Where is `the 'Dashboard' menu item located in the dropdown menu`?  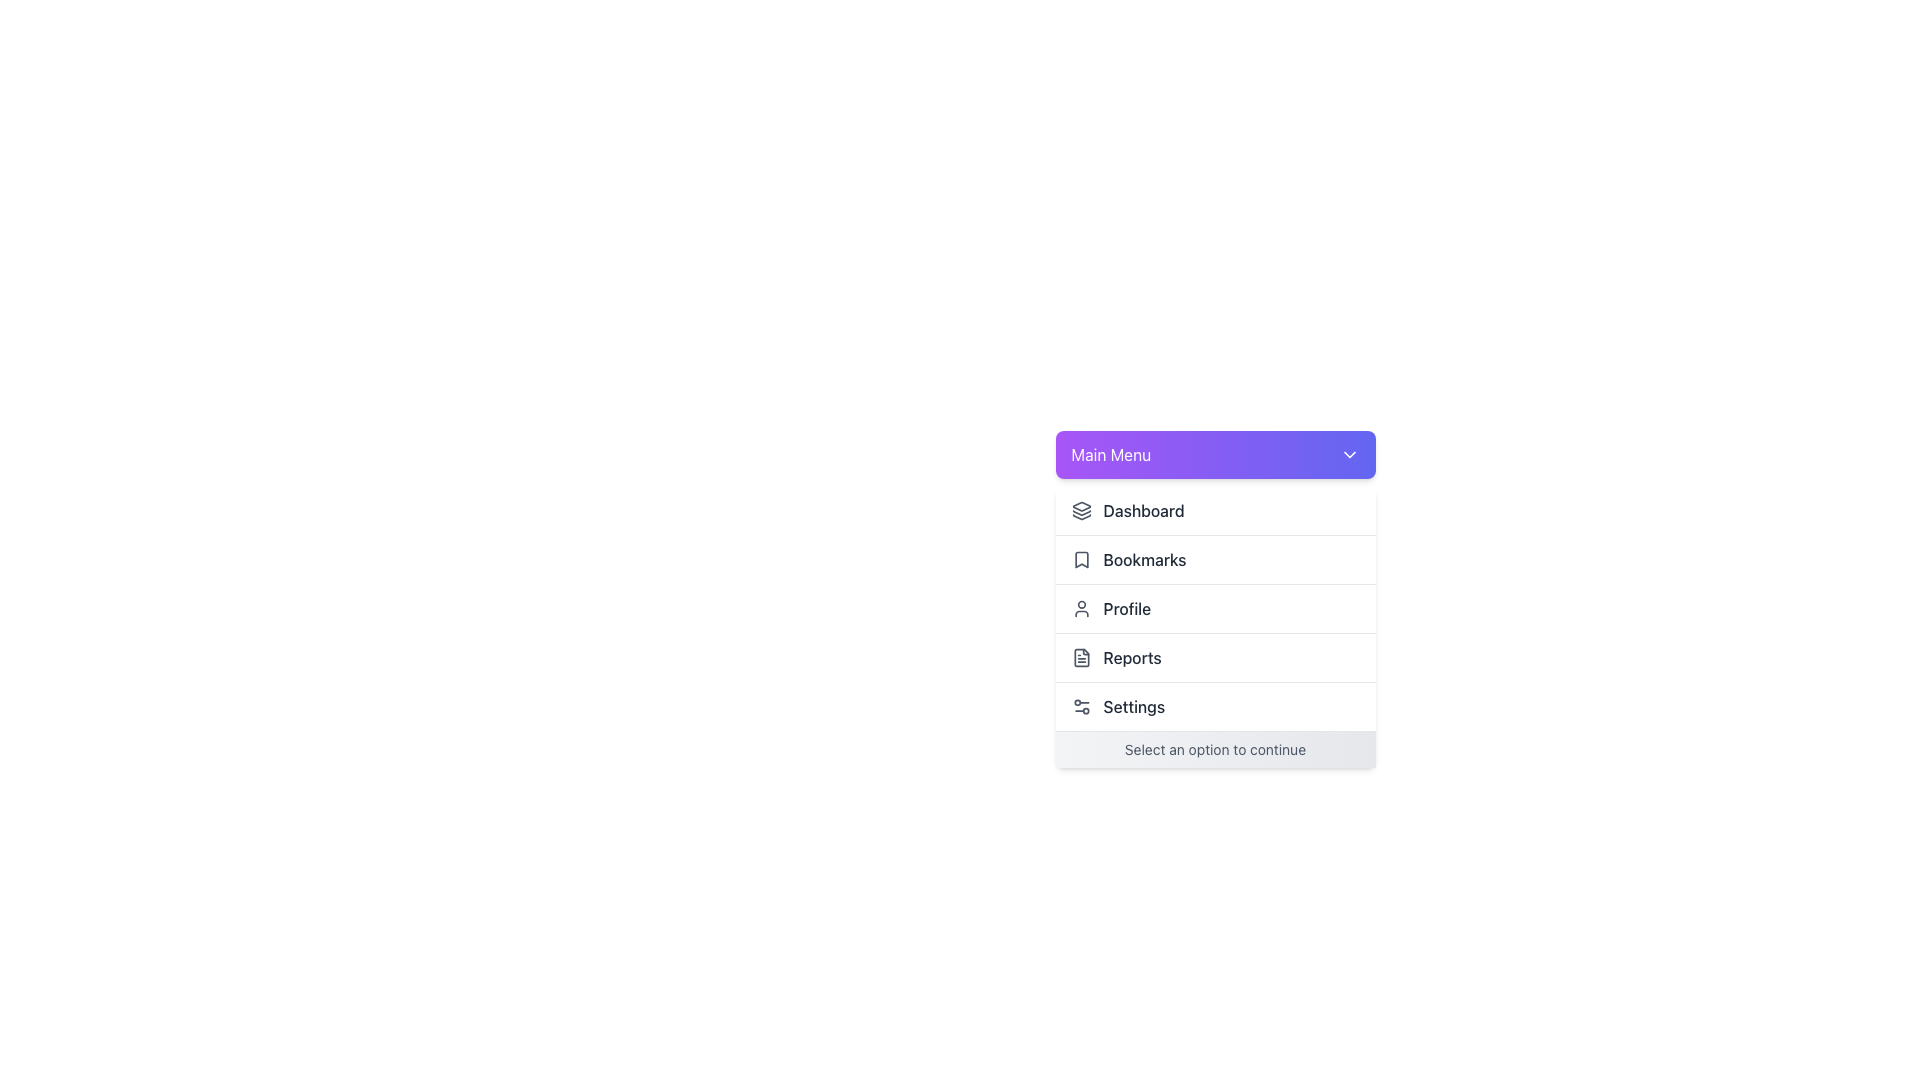
the 'Dashboard' menu item located in the dropdown menu is located at coordinates (1143, 509).